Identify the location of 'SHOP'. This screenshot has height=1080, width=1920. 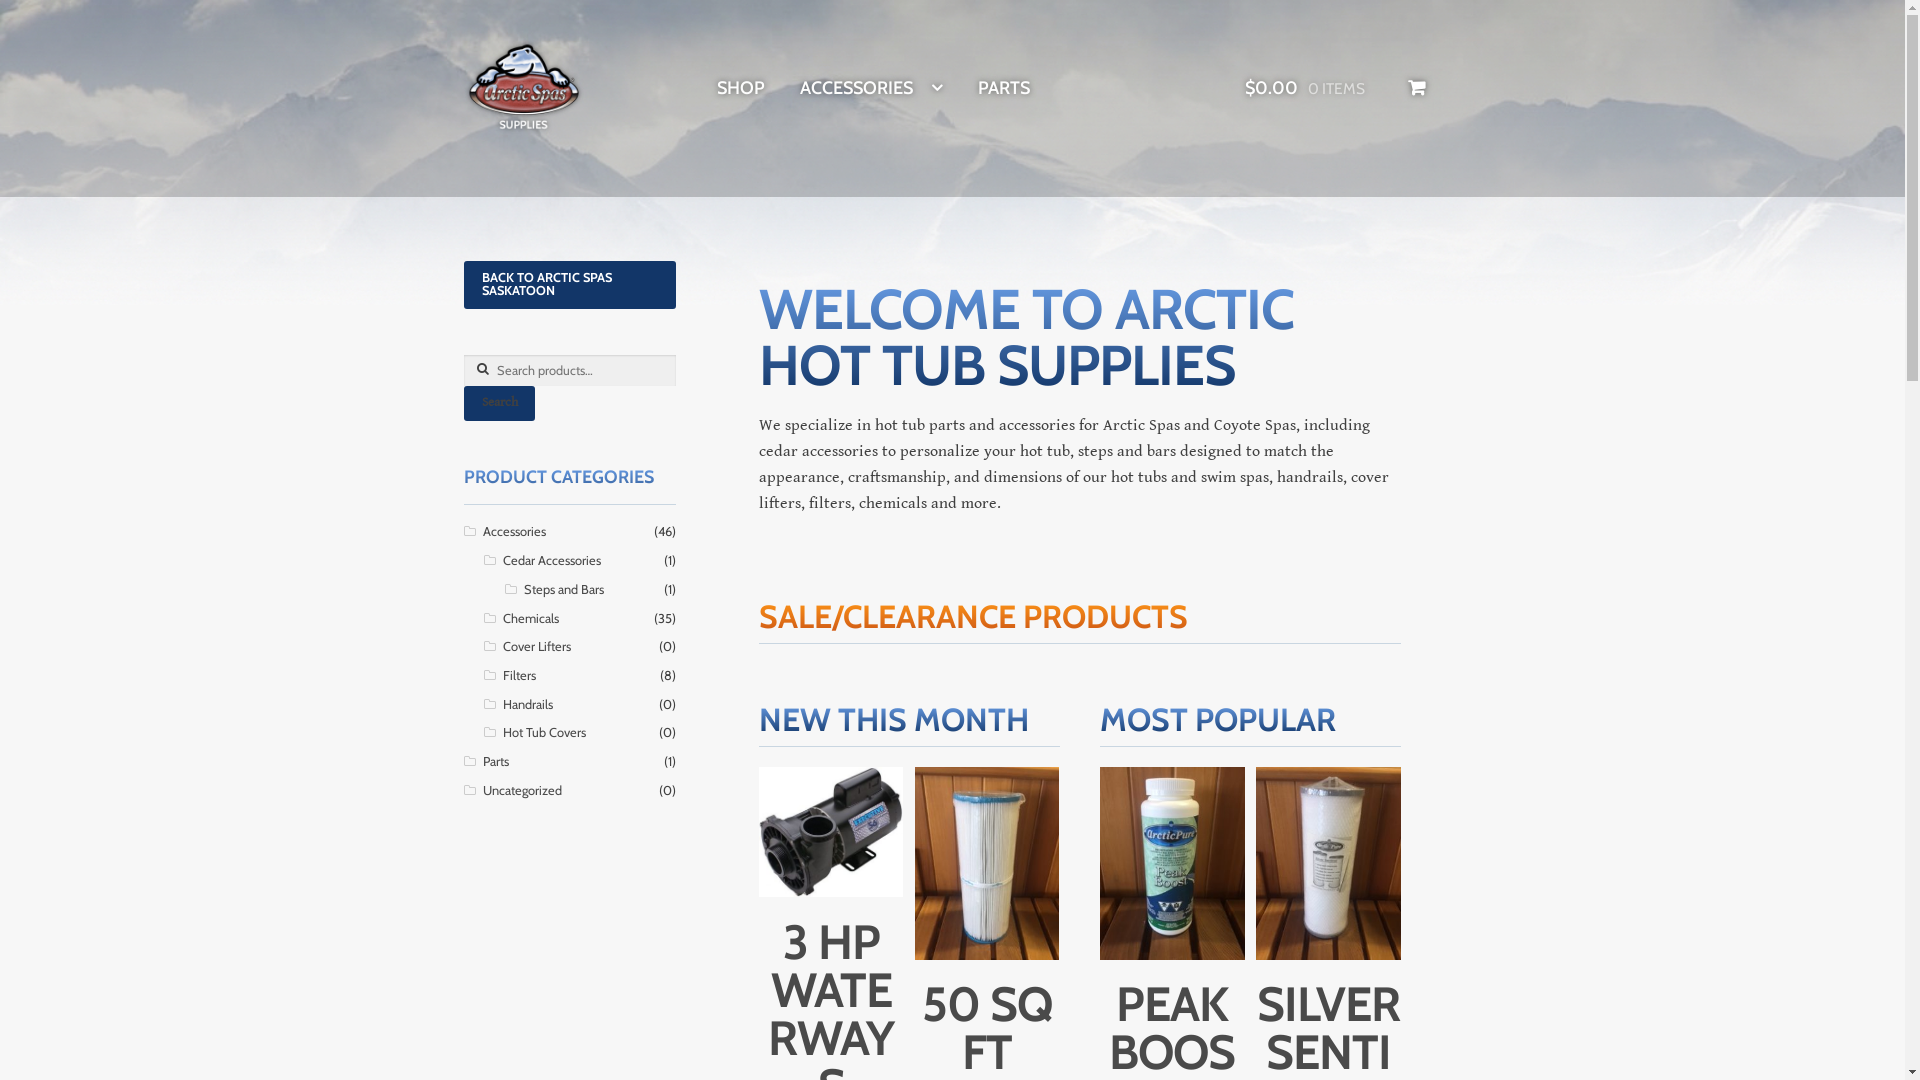
(739, 87).